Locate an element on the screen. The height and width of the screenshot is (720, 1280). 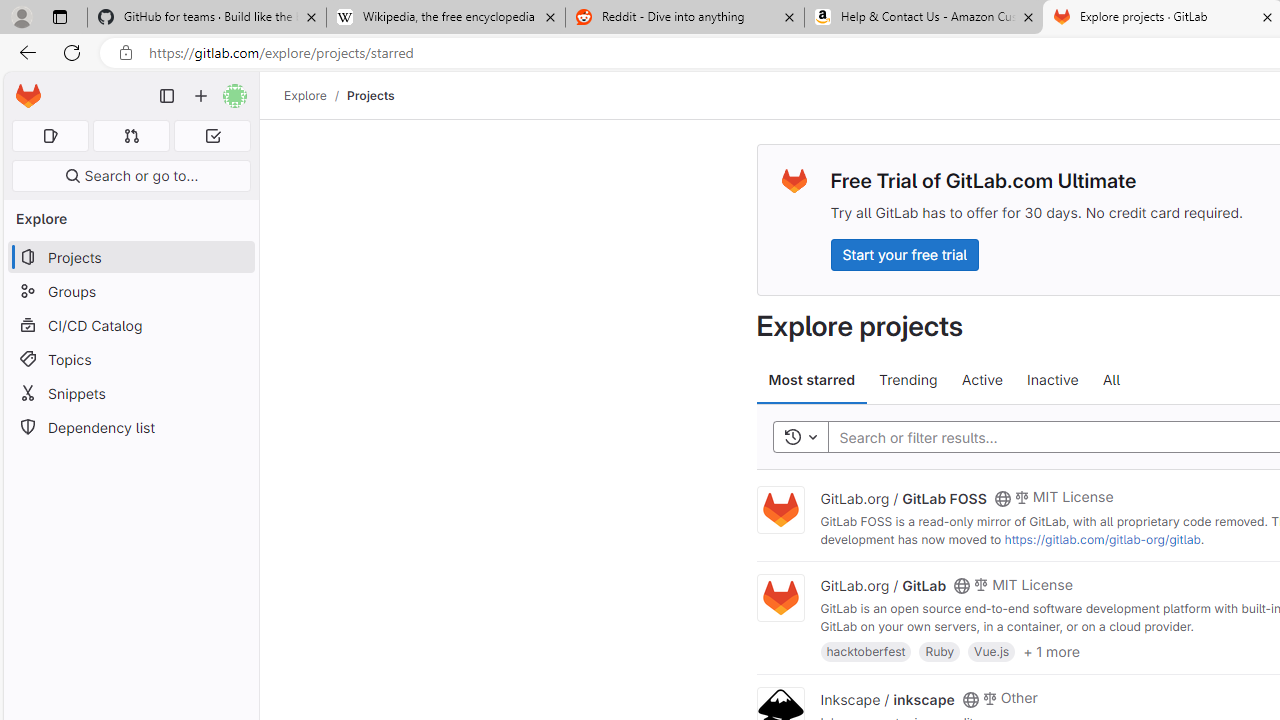
'GitLab.org / GitLab' is located at coordinates (882, 585).